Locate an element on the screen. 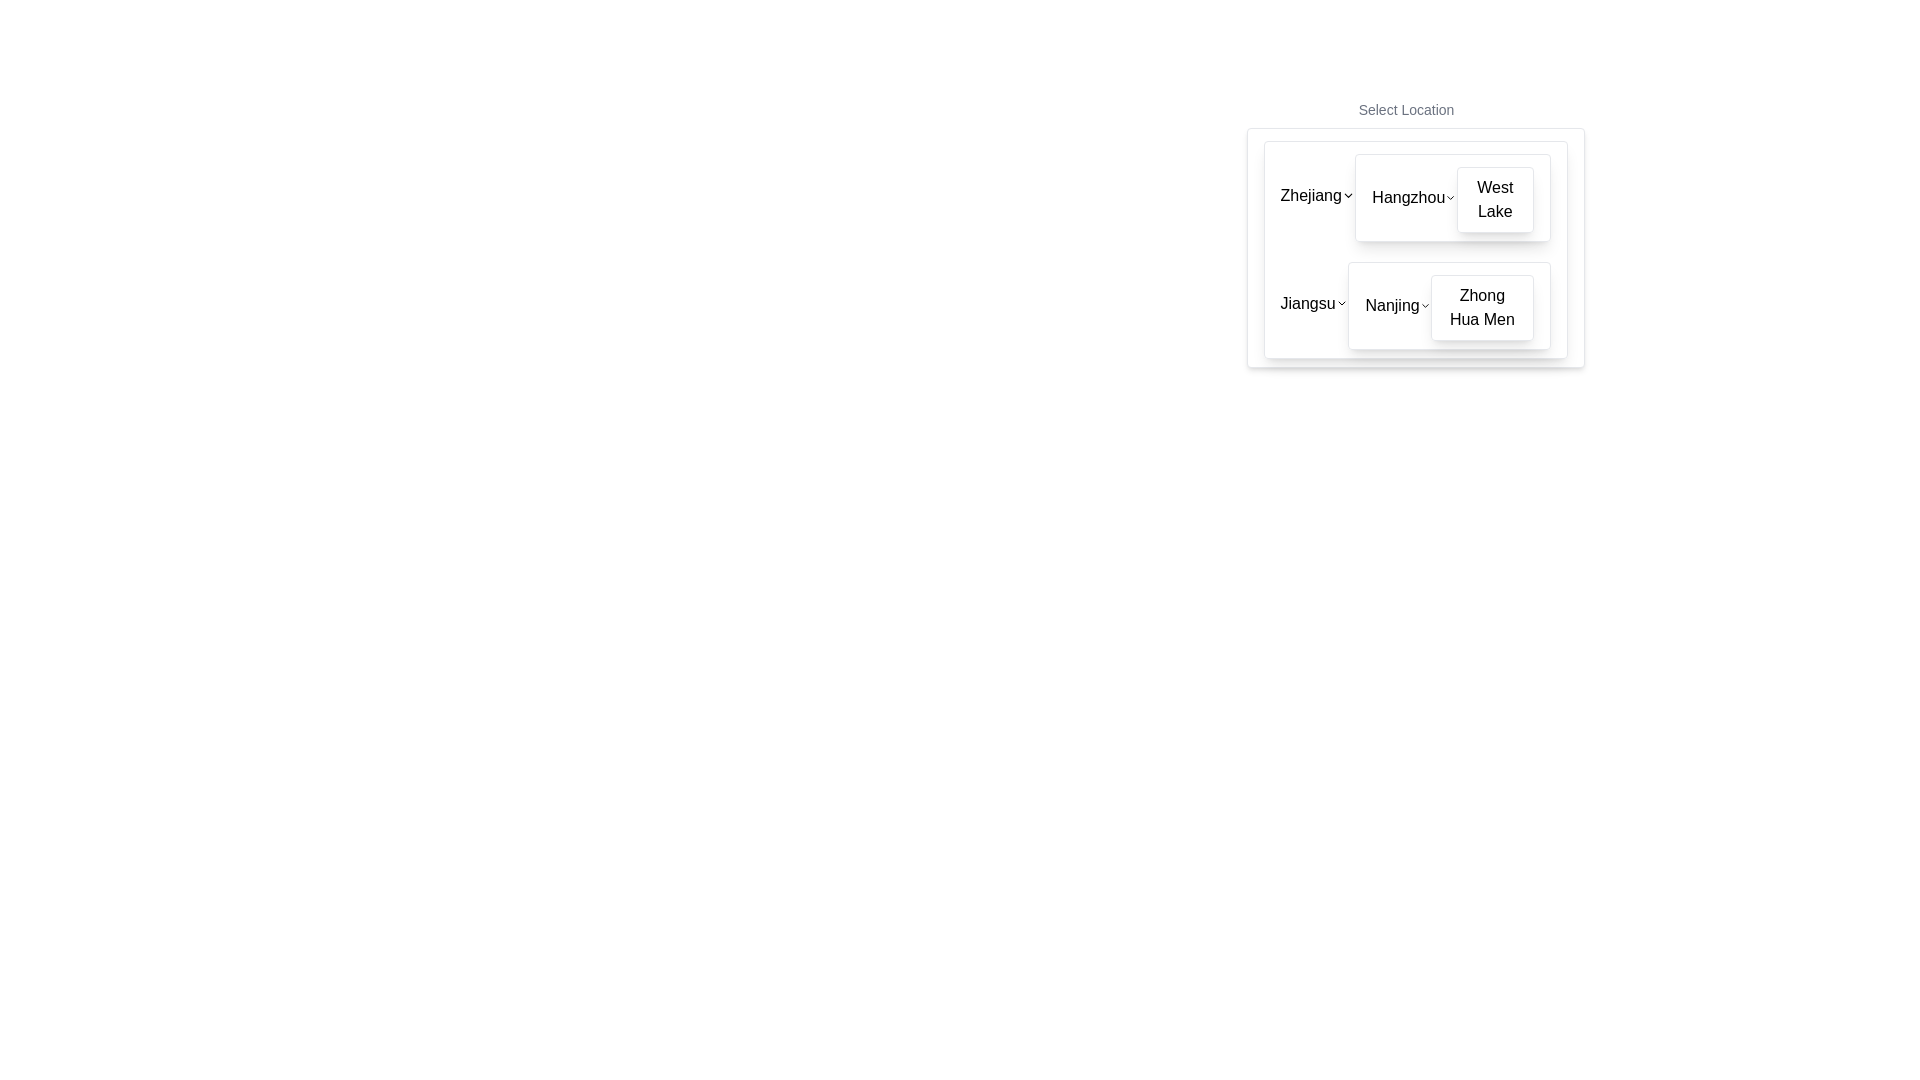 The height and width of the screenshot is (1080, 1920). the text label displaying 'Zhejiang', which is the first label in a dropdown menu of location options is located at coordinates (1310, 196).